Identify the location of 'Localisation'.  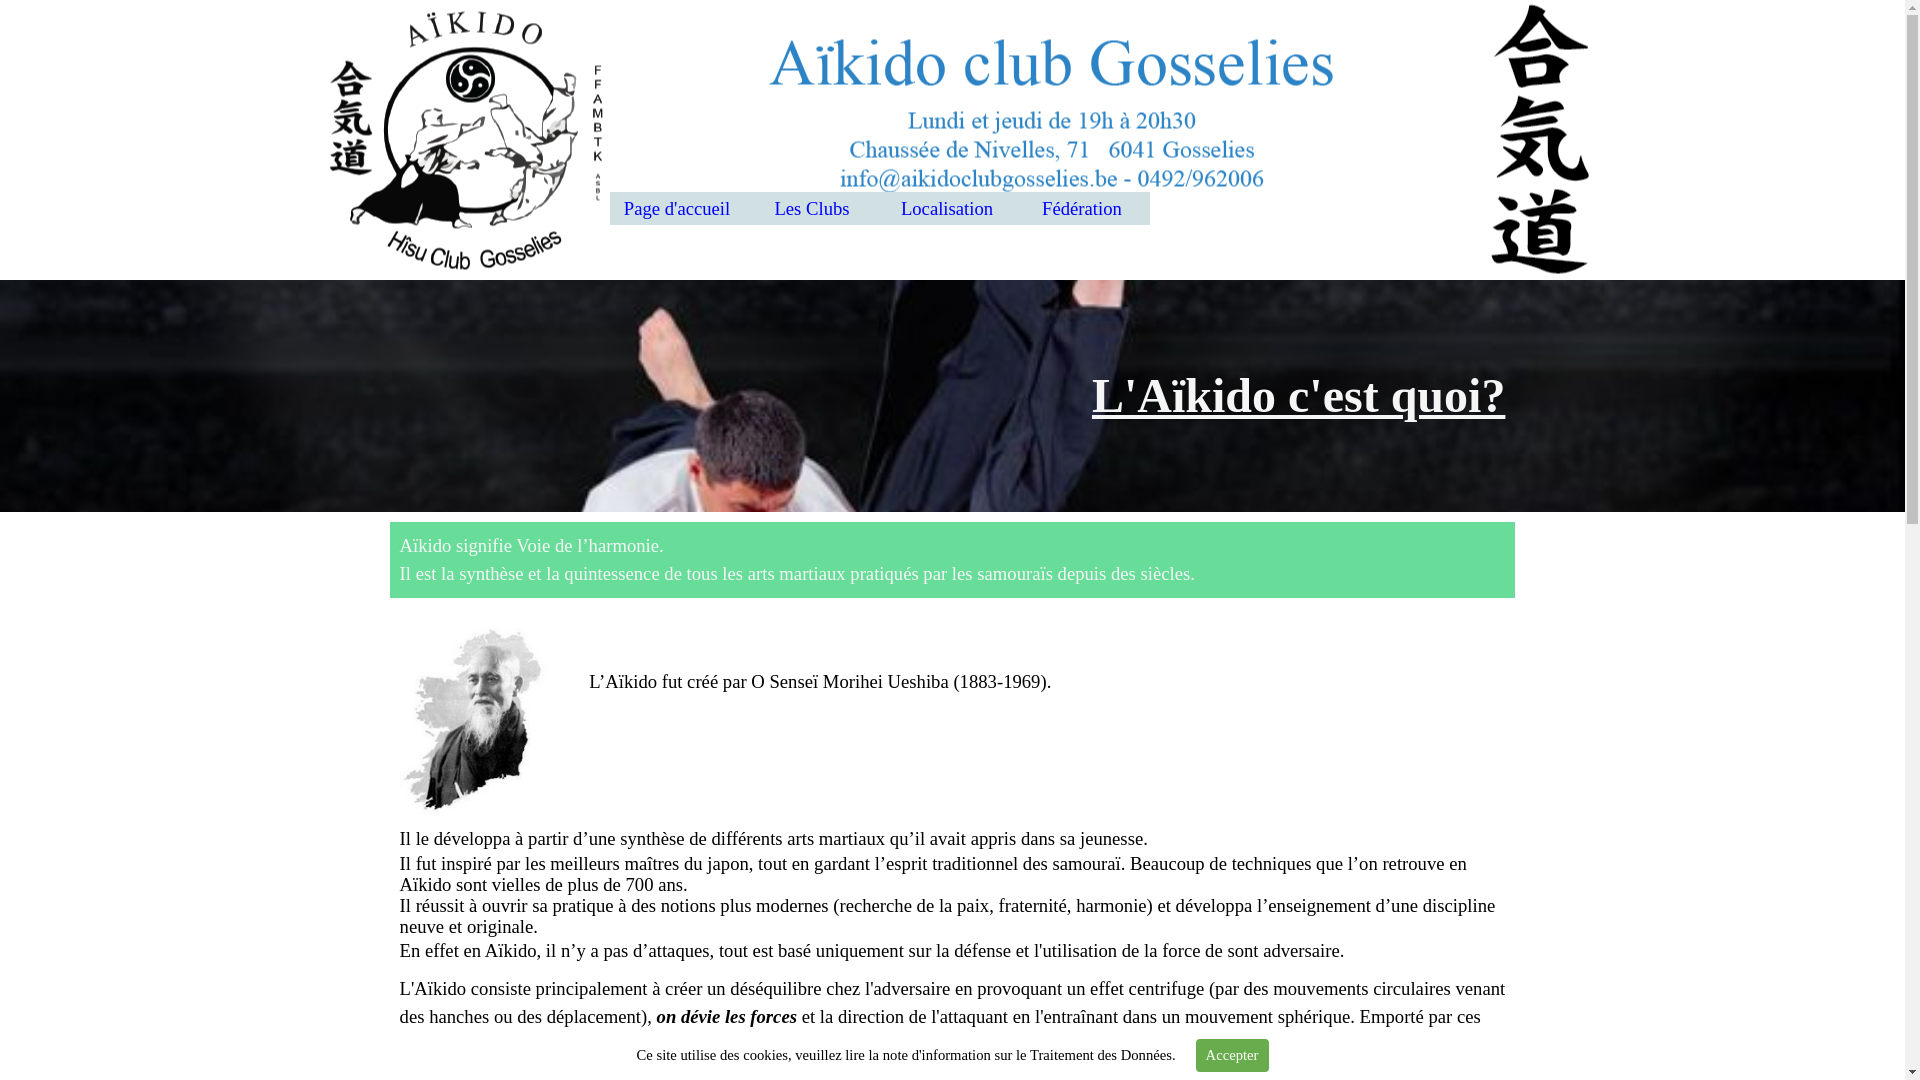
(946, 208).